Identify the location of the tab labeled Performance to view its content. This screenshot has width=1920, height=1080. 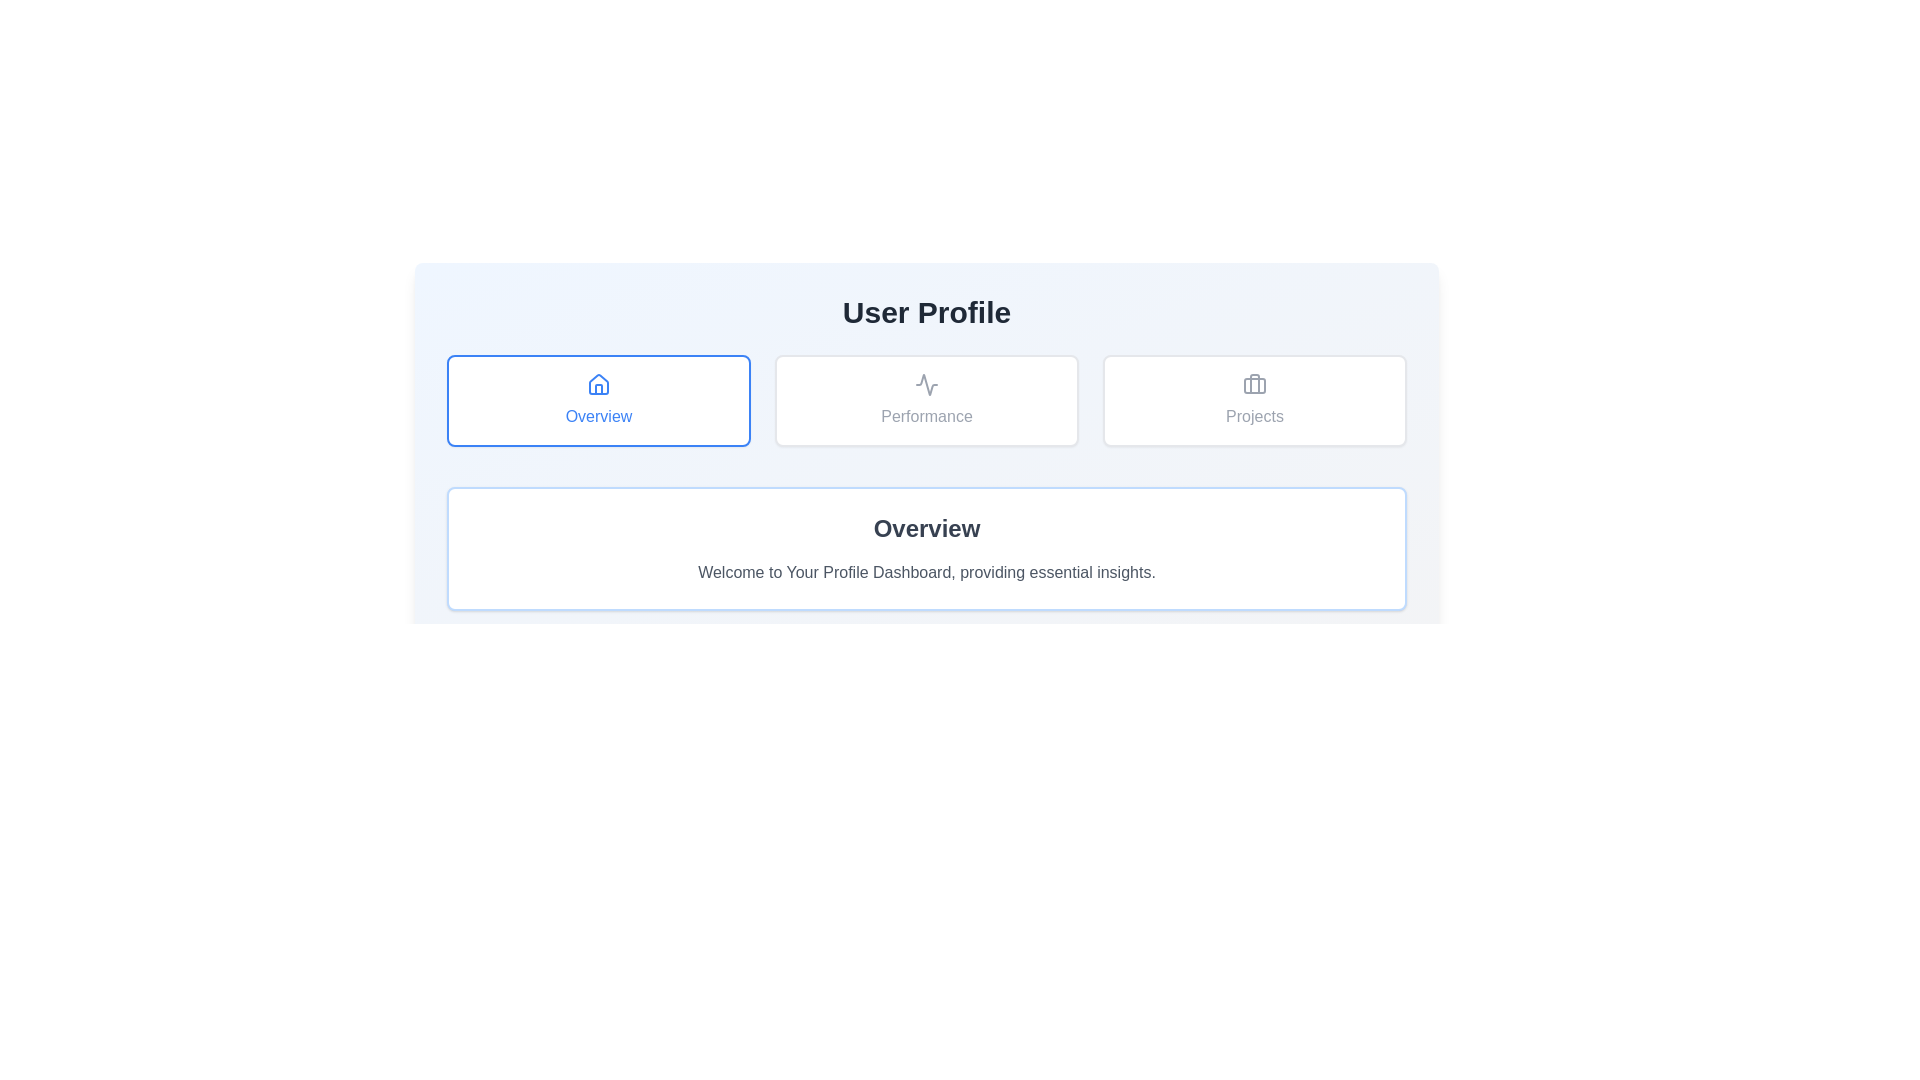
(925, 401).